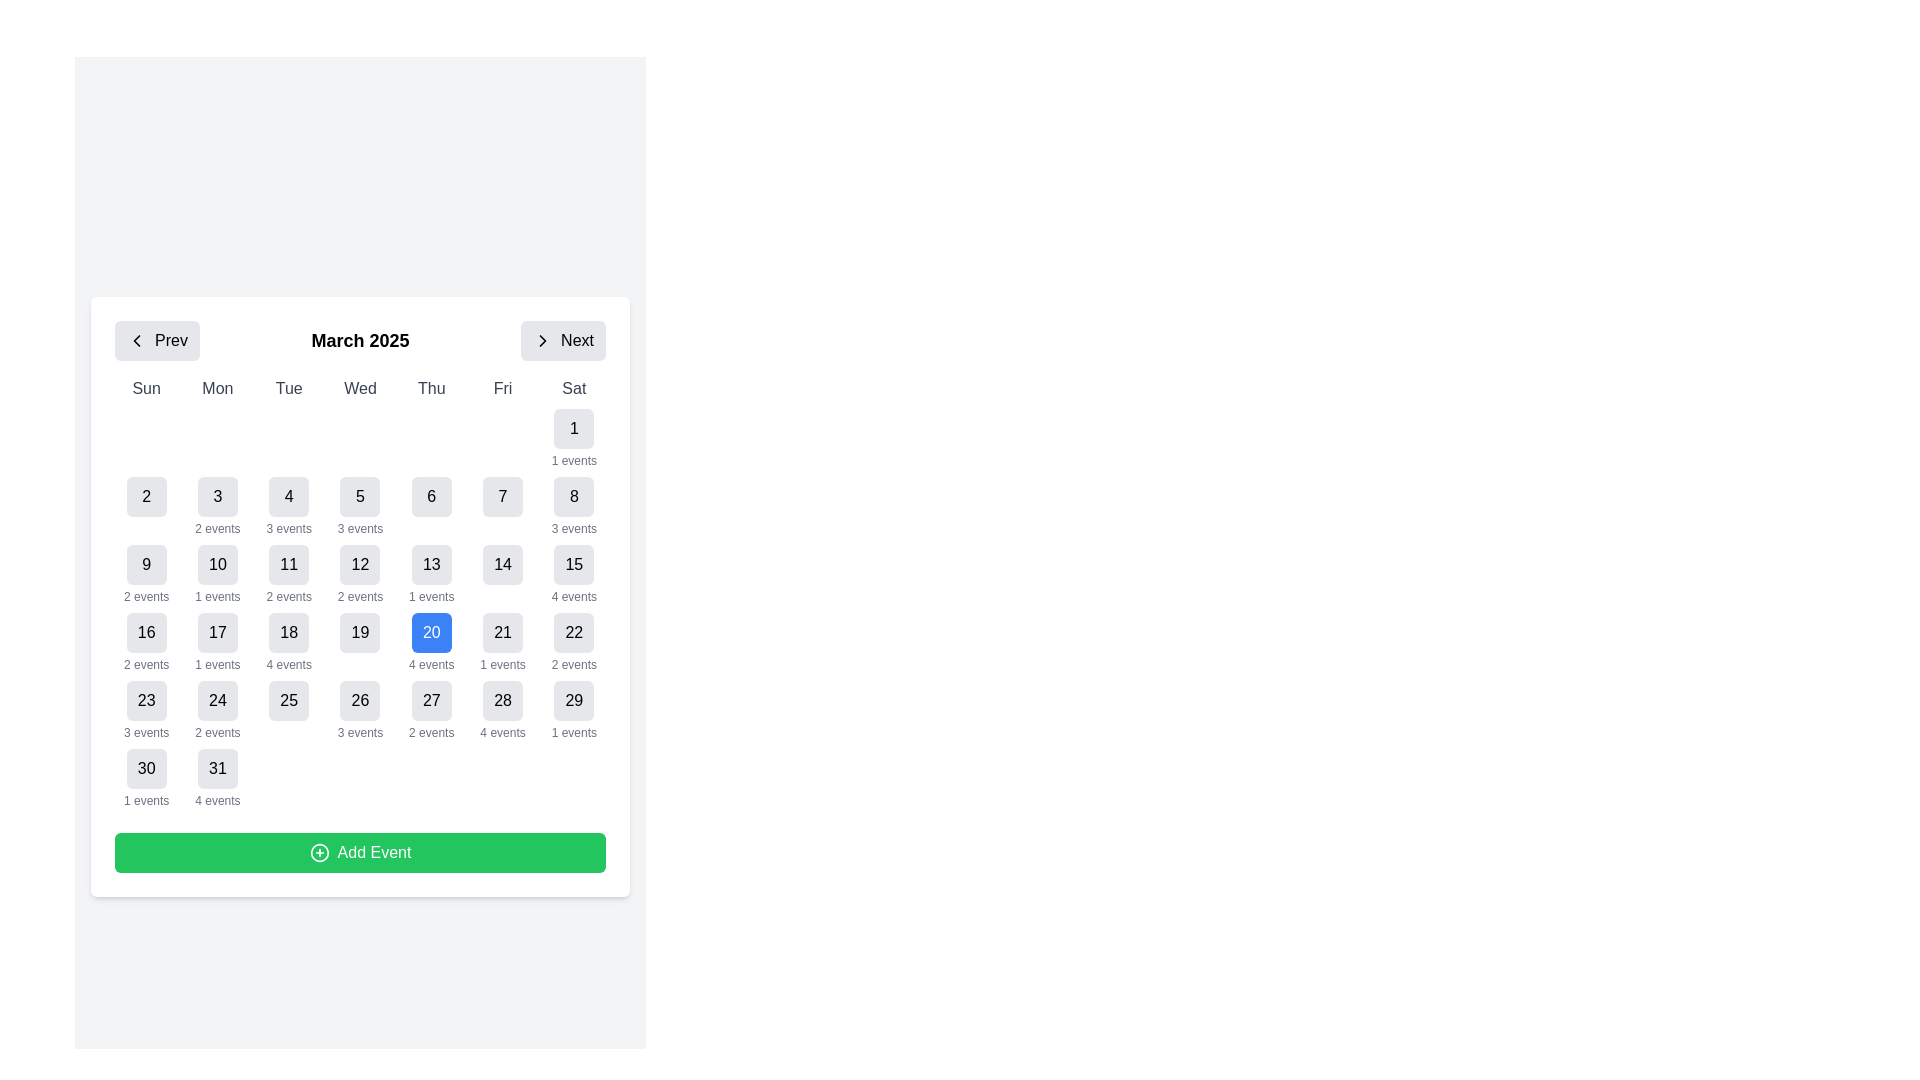 The height and width of the screenshot is (1080, 1920). I want to click on the square button with the number '1', so click(573, 427).